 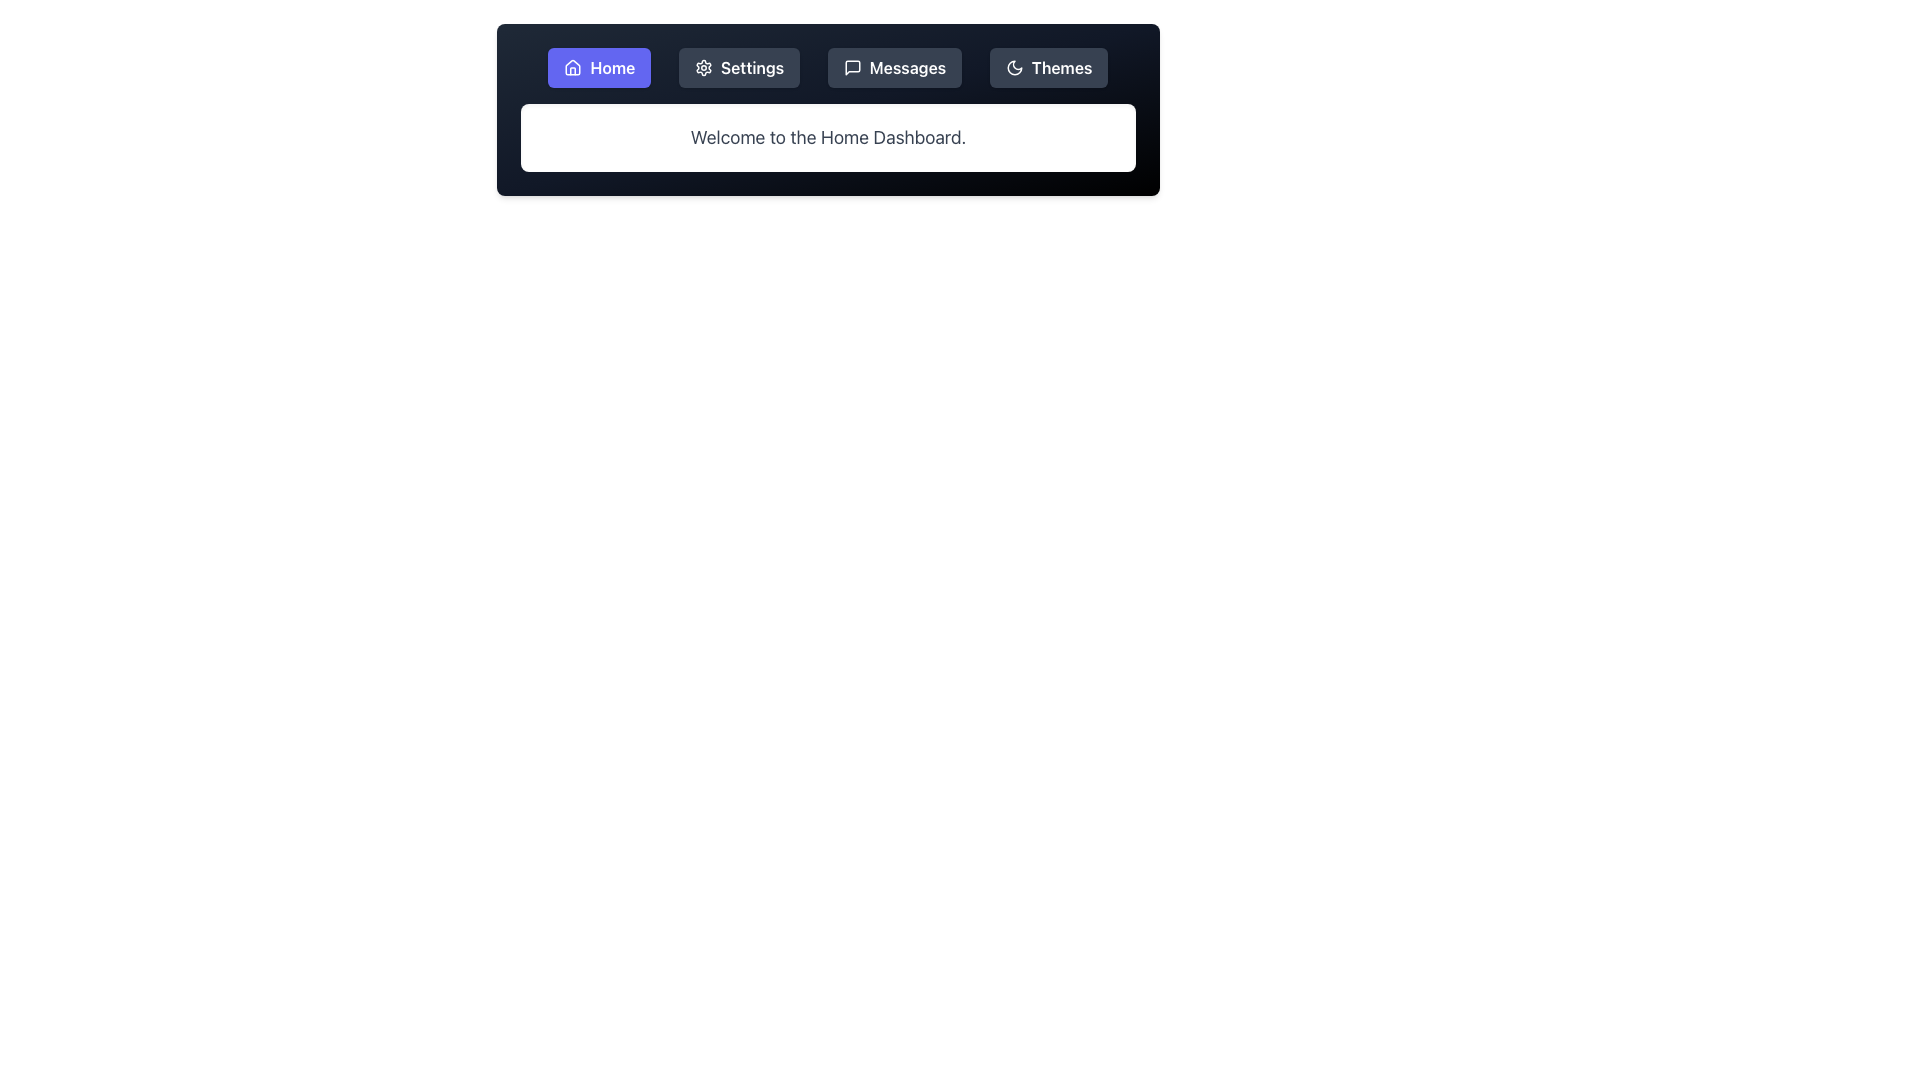 I want to click on the 'Themes' text label located in the top-right corner of the navigation bar, so click(x=1061, y=67).